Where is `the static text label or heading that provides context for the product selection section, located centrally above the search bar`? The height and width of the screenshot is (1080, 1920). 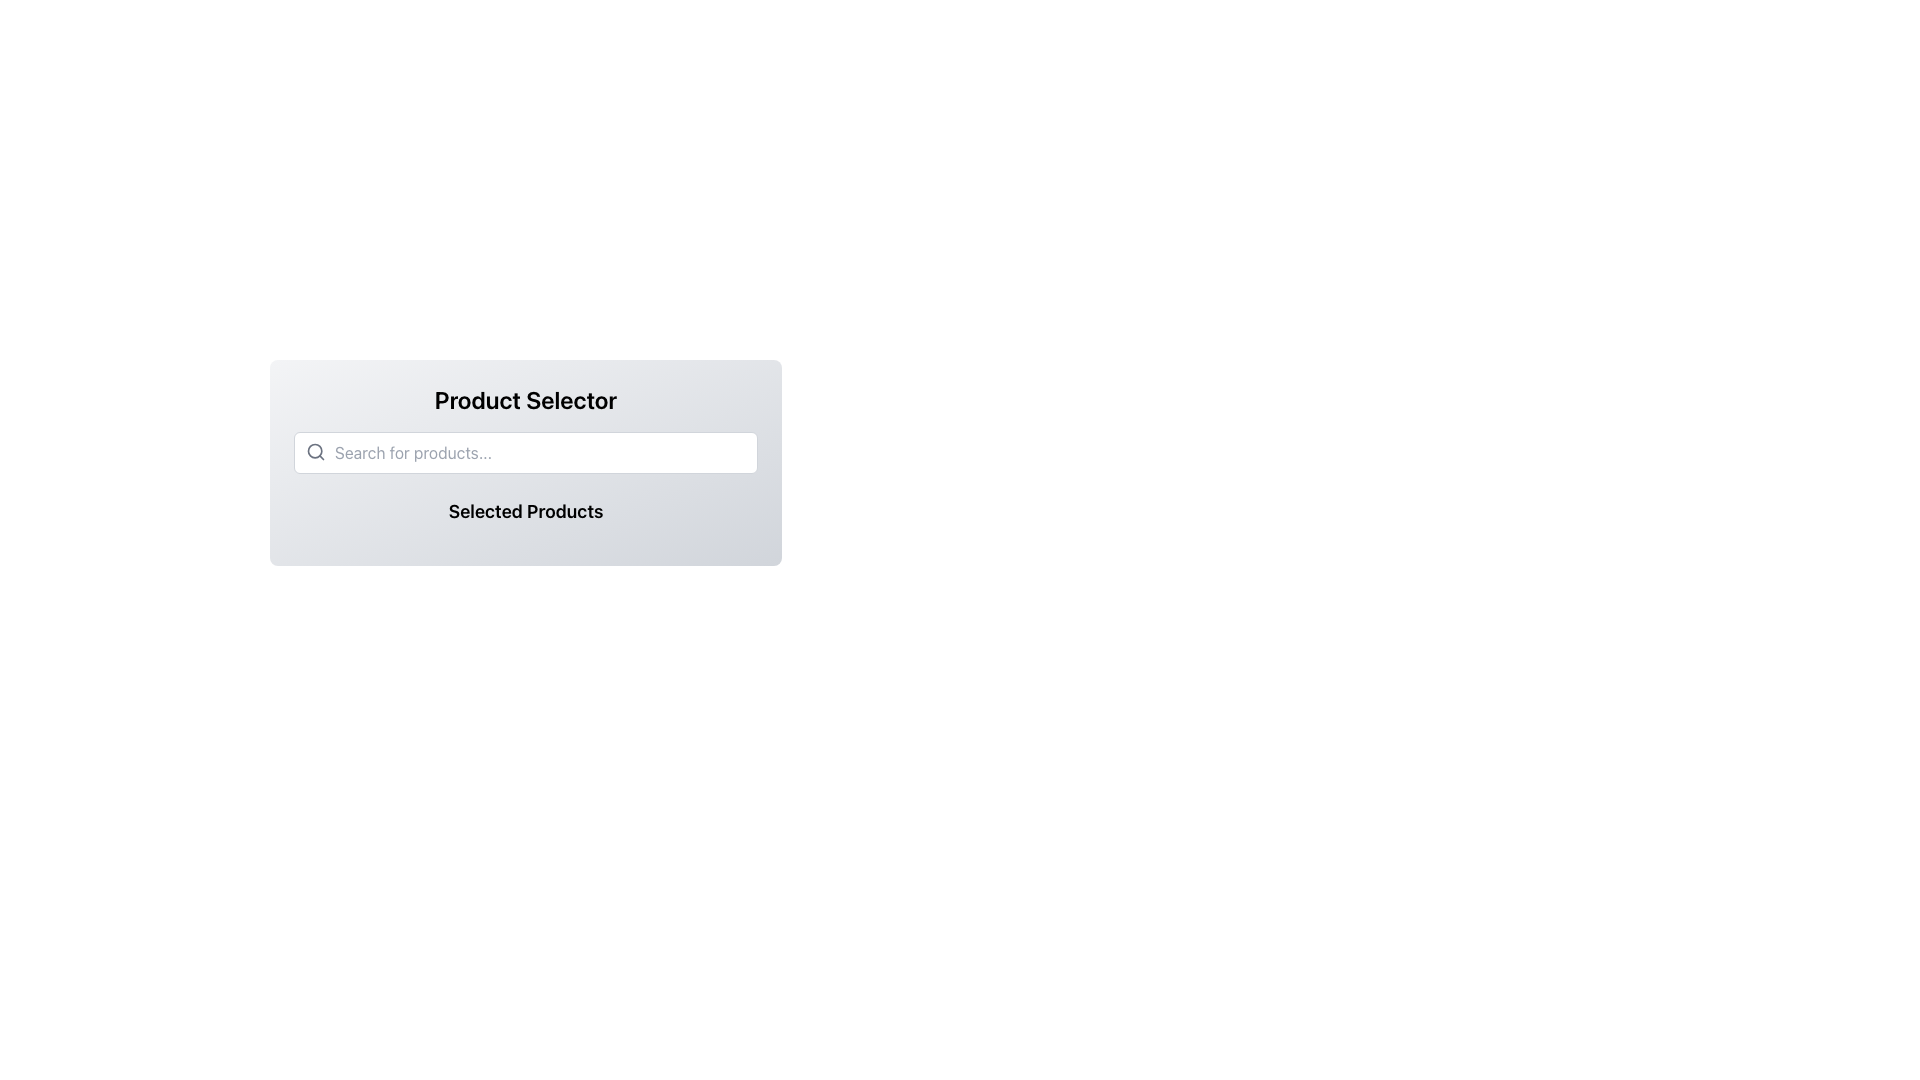 the static text label or heading that provides context for the product selection section, located centrally above the search bar is located at coordinates (526, 400).